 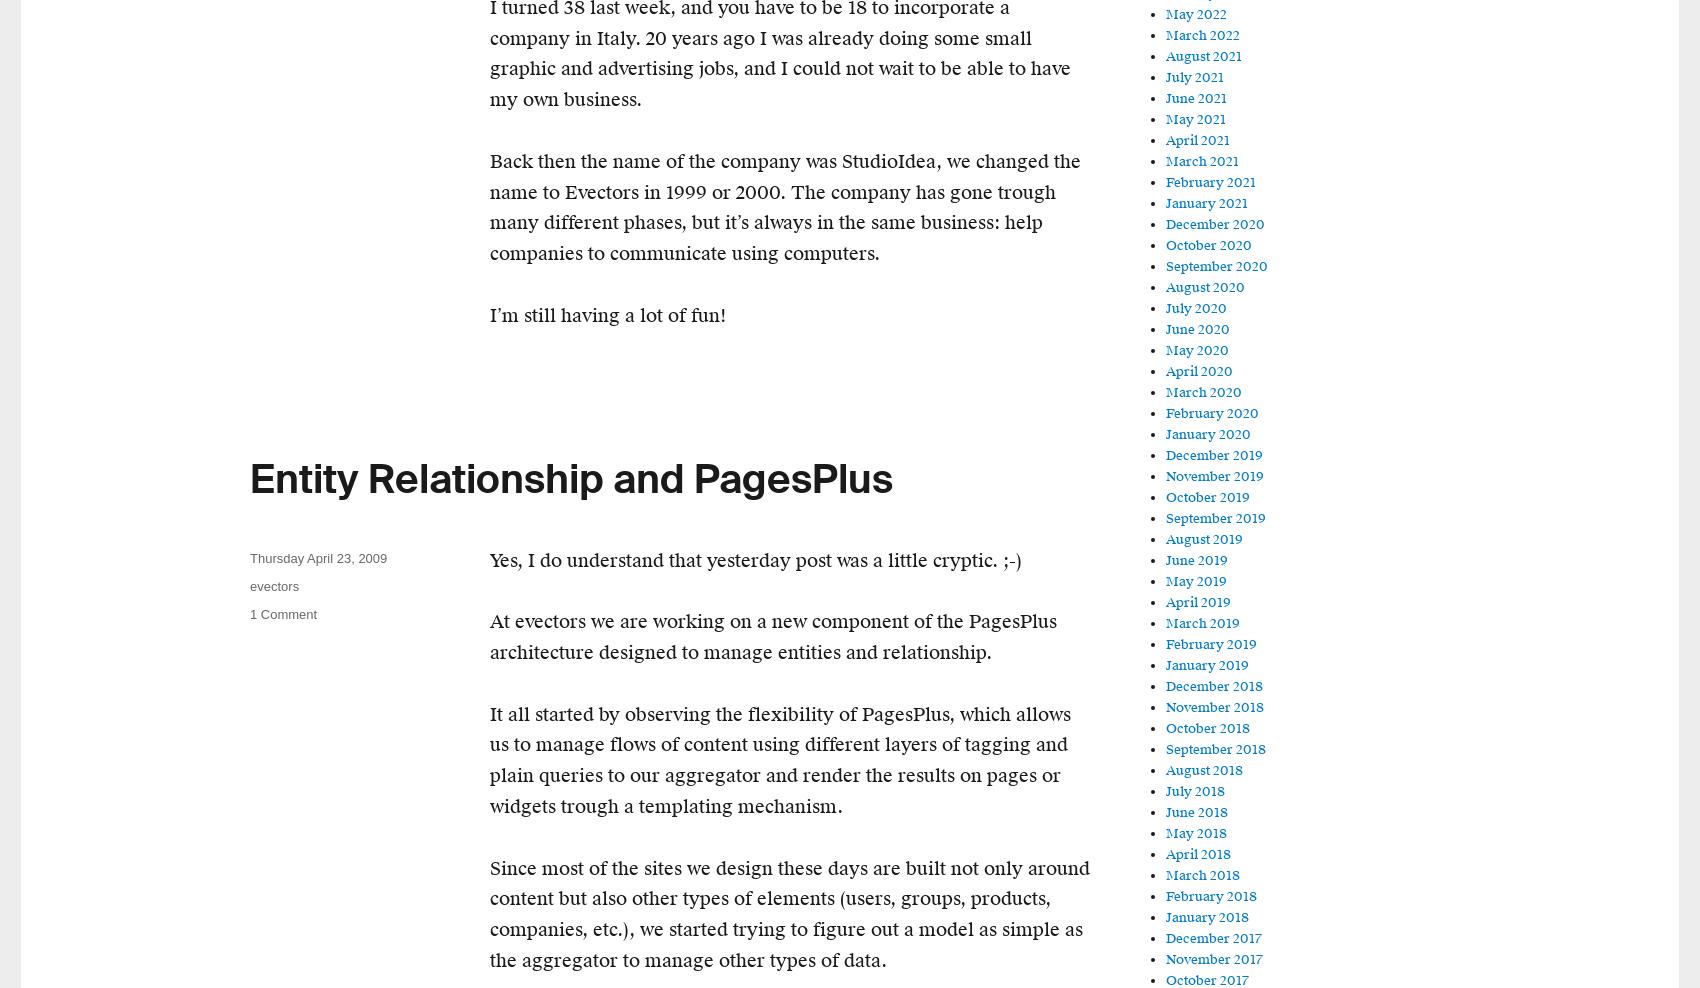 I want to click on 'July 2021', so click(x=1193, y=77).